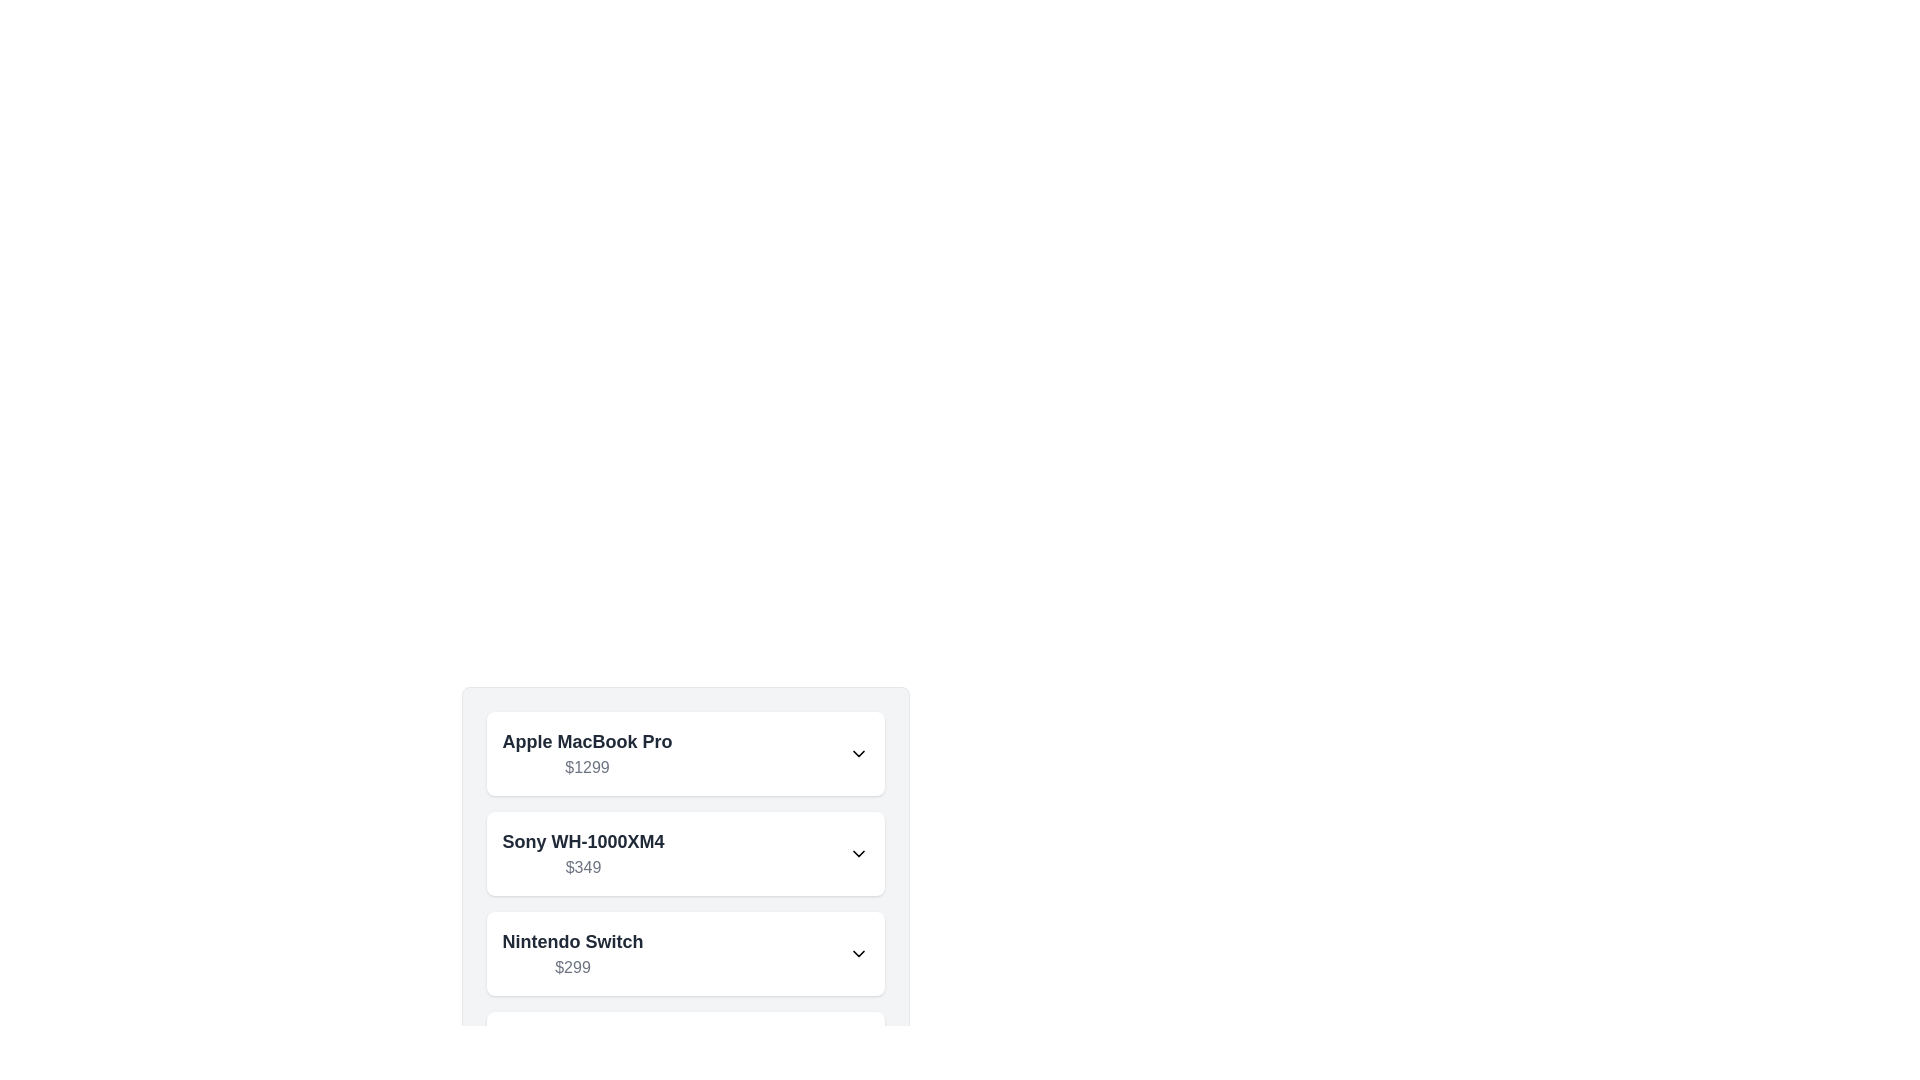 The height and width of the screenshot is (1080, 1920). I want to click on the bold text label 'Nintendo Switch' located in the third item of the vertical list, positioned above the price '$299', so click(571, 941).